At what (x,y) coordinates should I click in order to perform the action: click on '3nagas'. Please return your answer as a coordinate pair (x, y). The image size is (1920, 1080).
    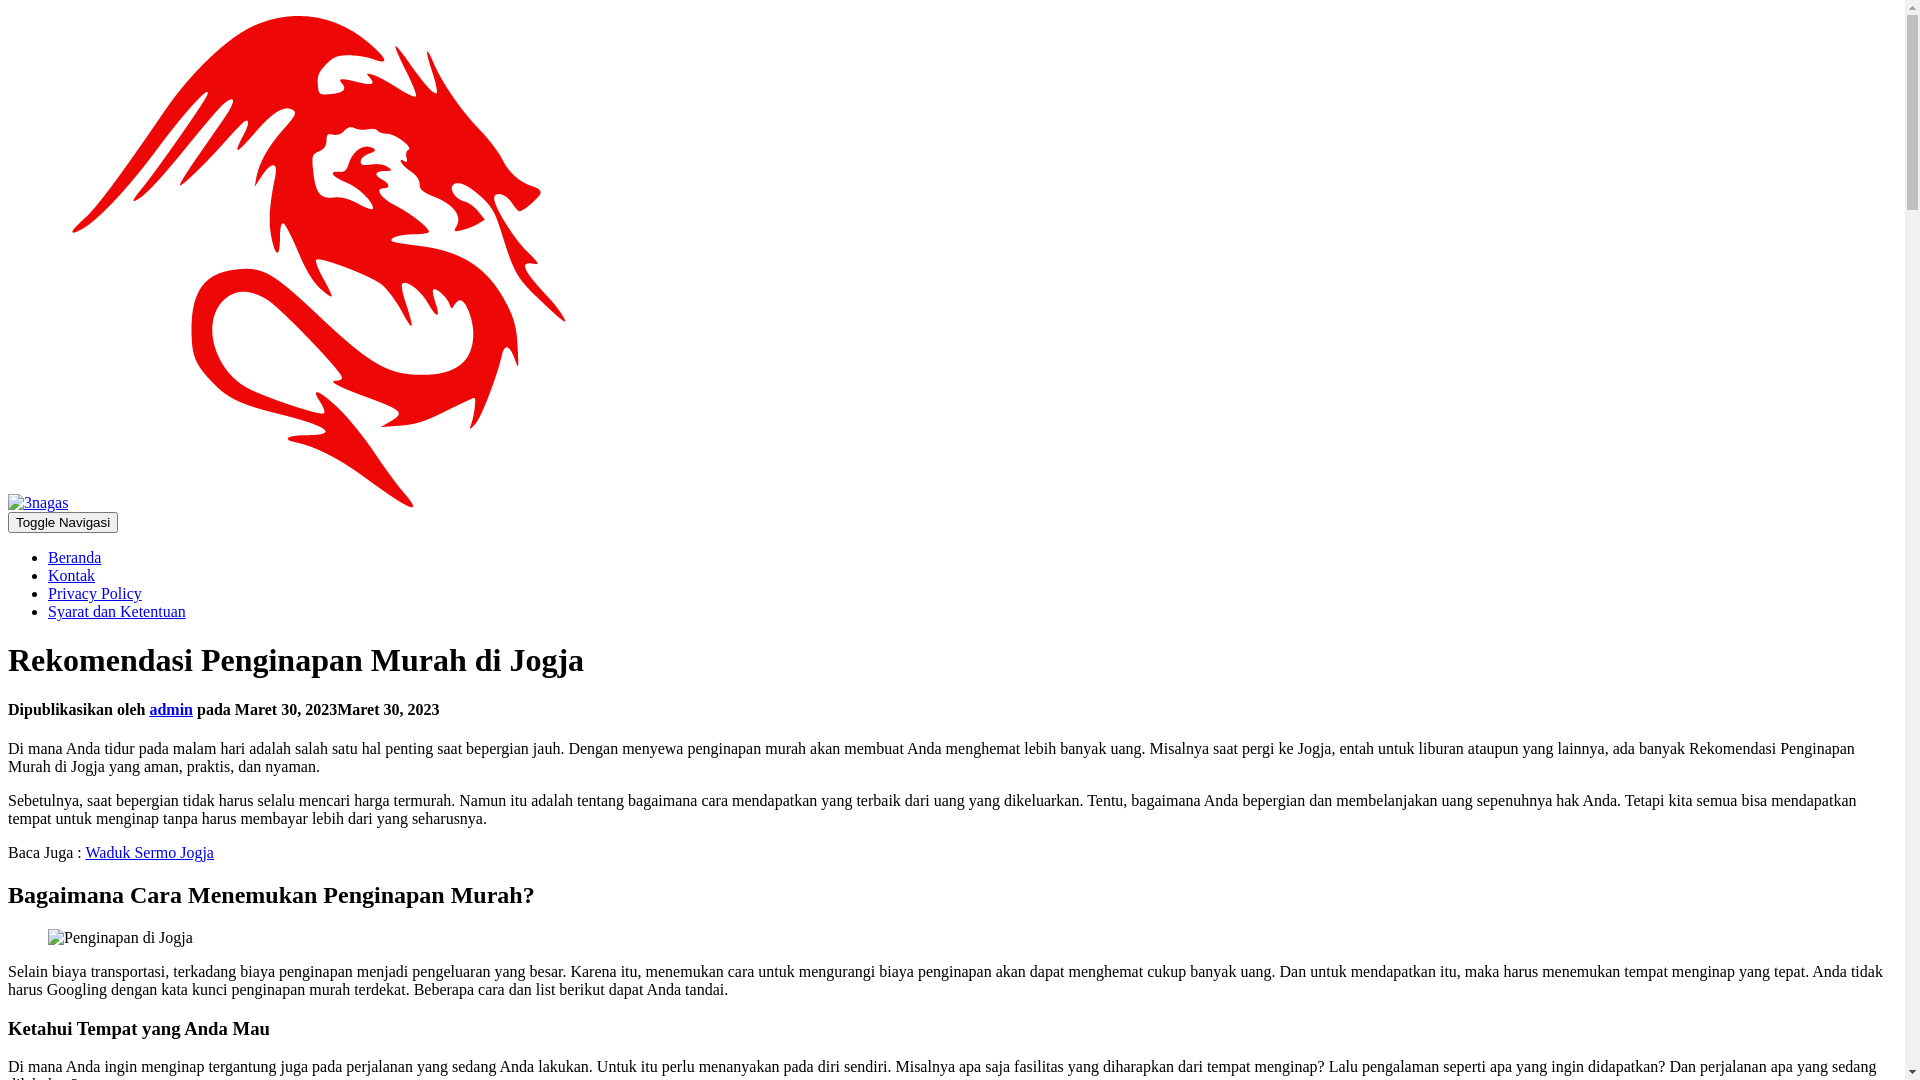
    Looking at the image, I should click on (8, 501).